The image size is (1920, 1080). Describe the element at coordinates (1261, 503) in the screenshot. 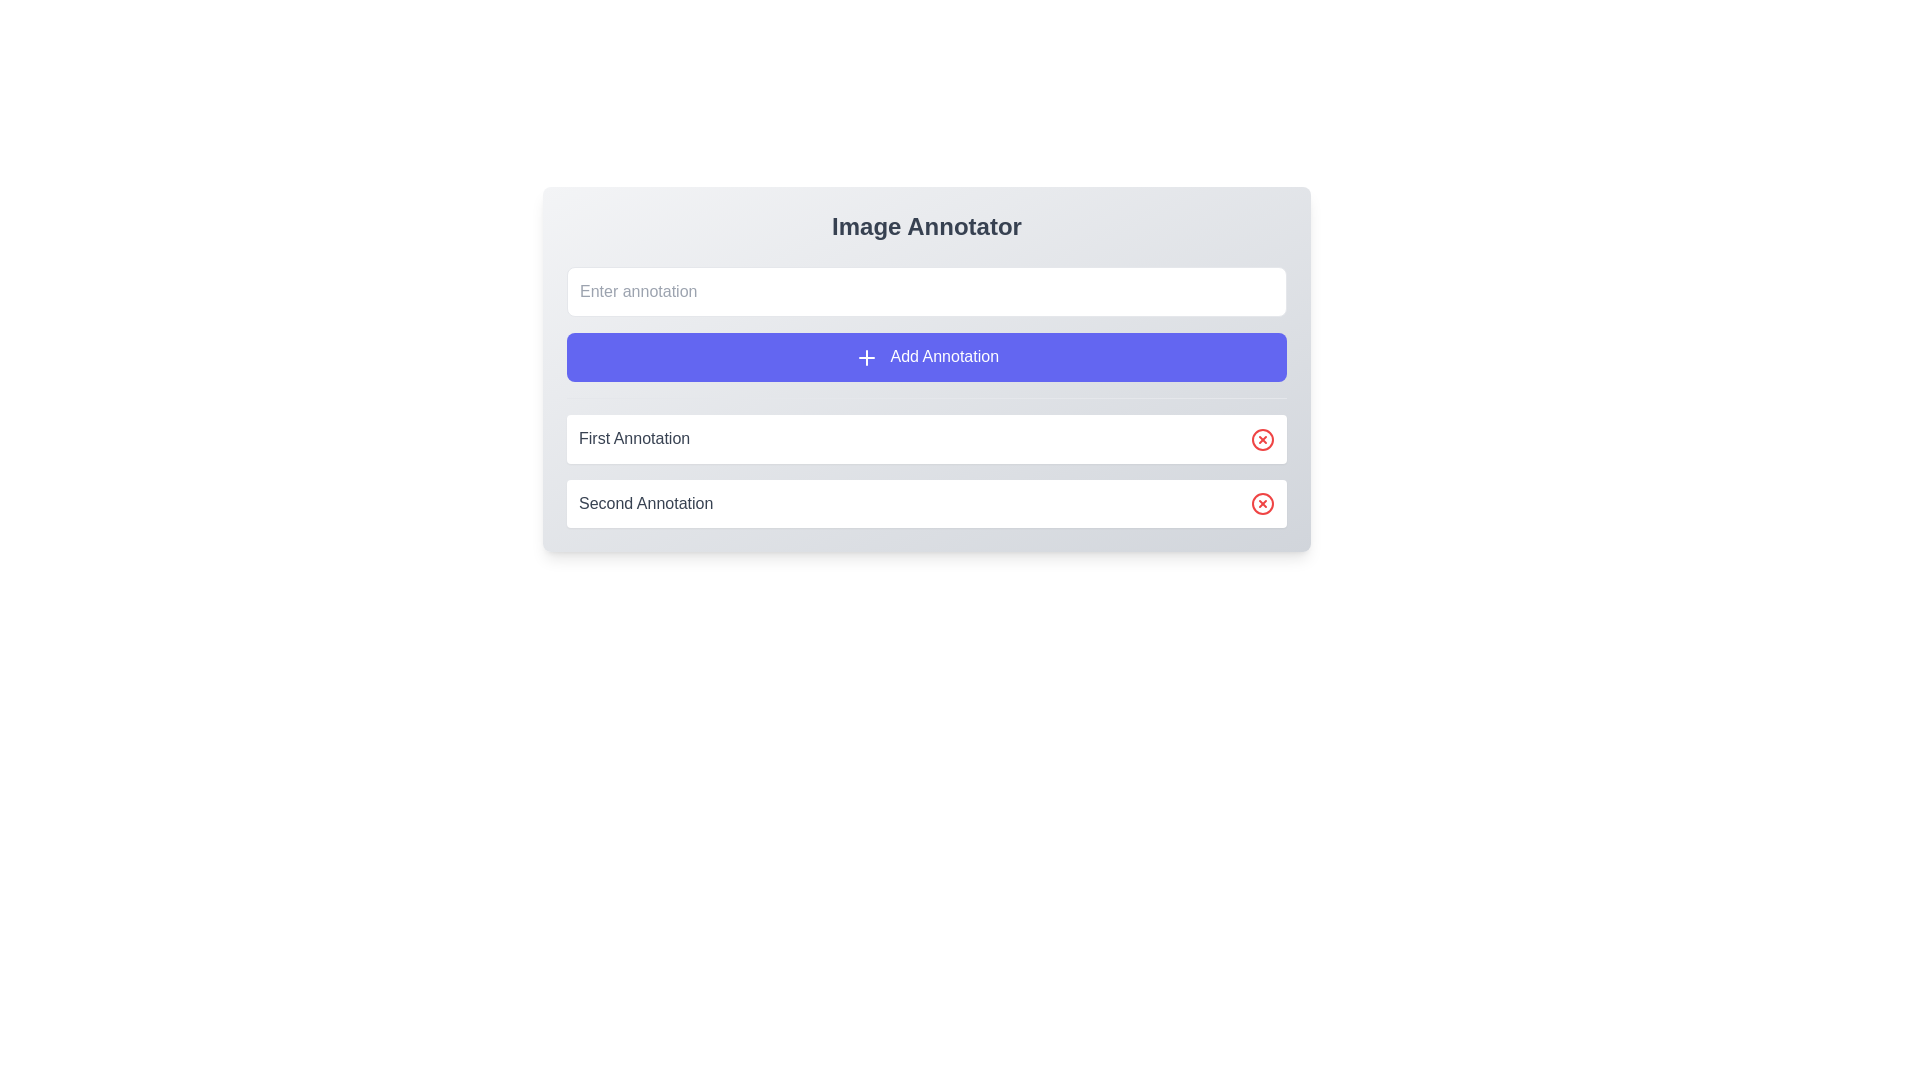

I see `the deletion button located at the far-right end of the 'Second Annotation' entry` at that location.